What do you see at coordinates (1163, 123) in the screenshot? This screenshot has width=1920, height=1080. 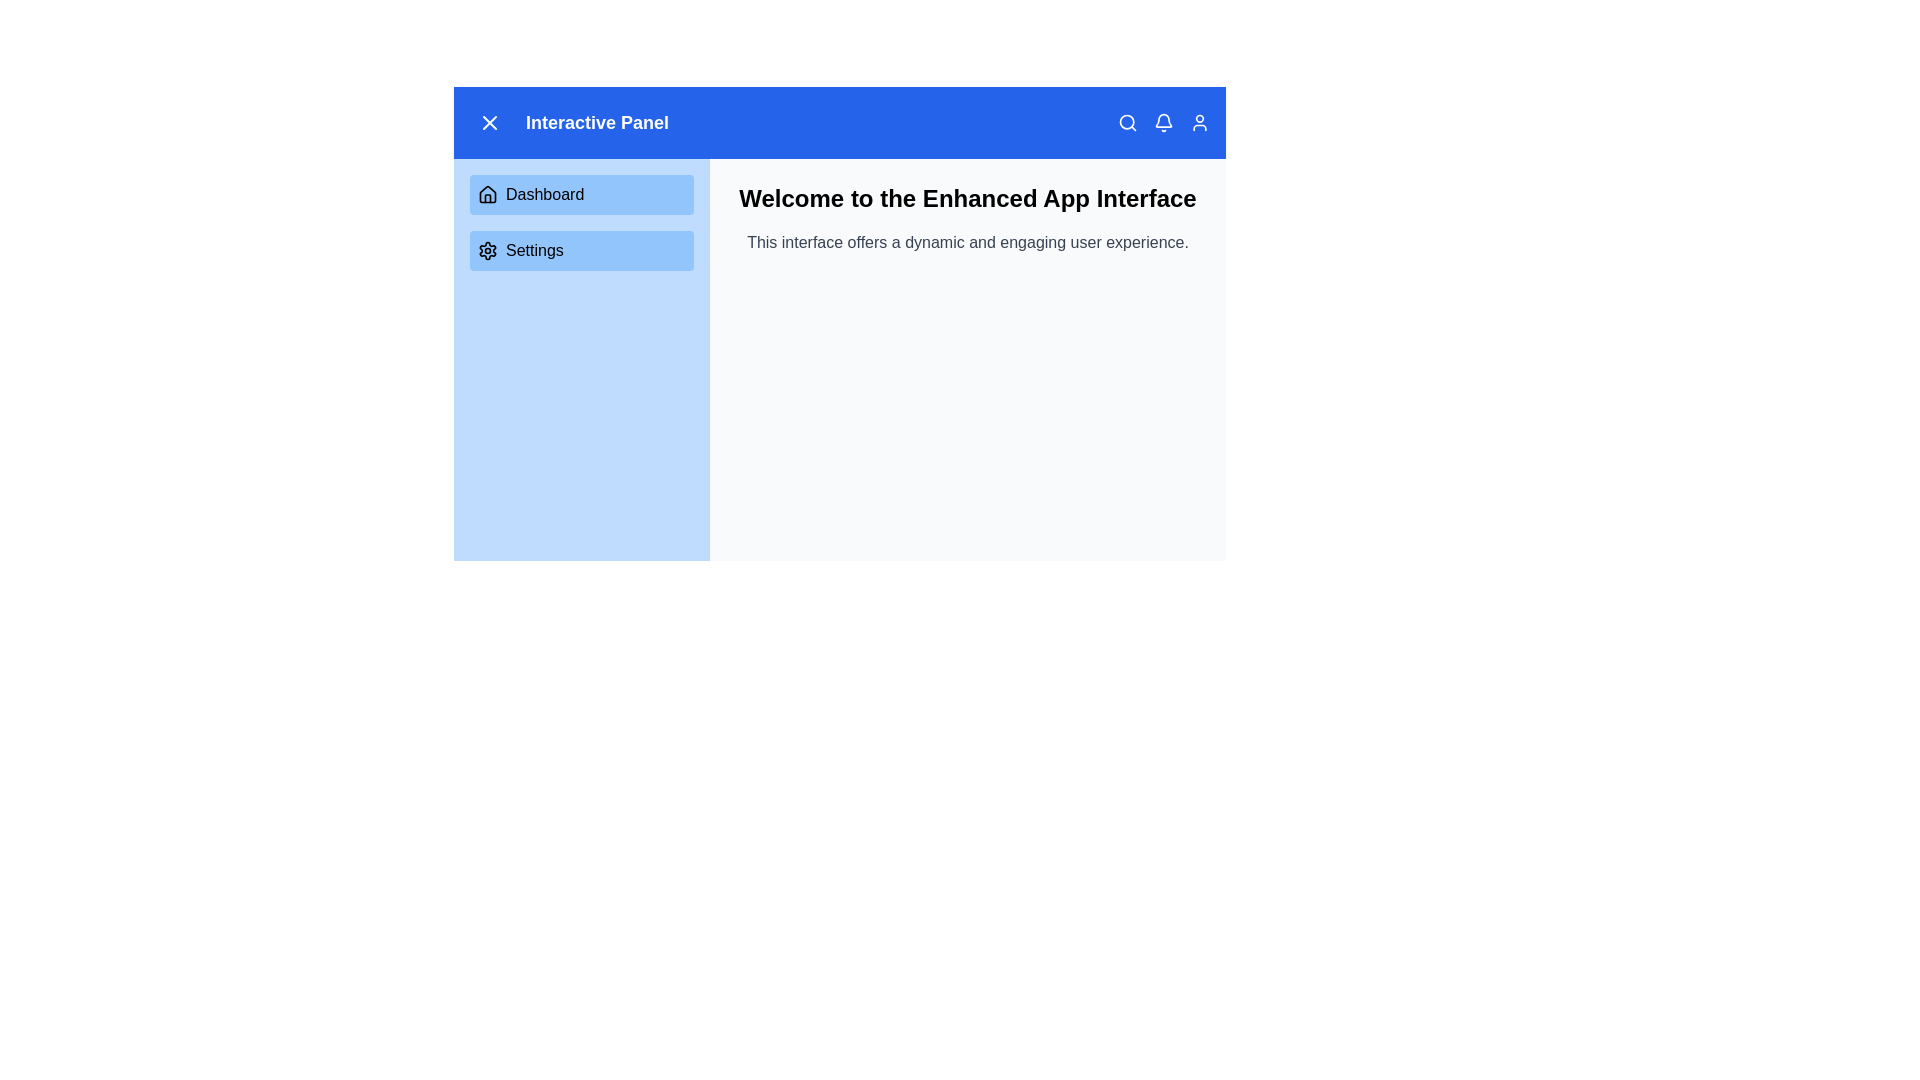 I see `the notification indicator icon located in the top-right corner of the interface` at bounding box center [1163, 123].